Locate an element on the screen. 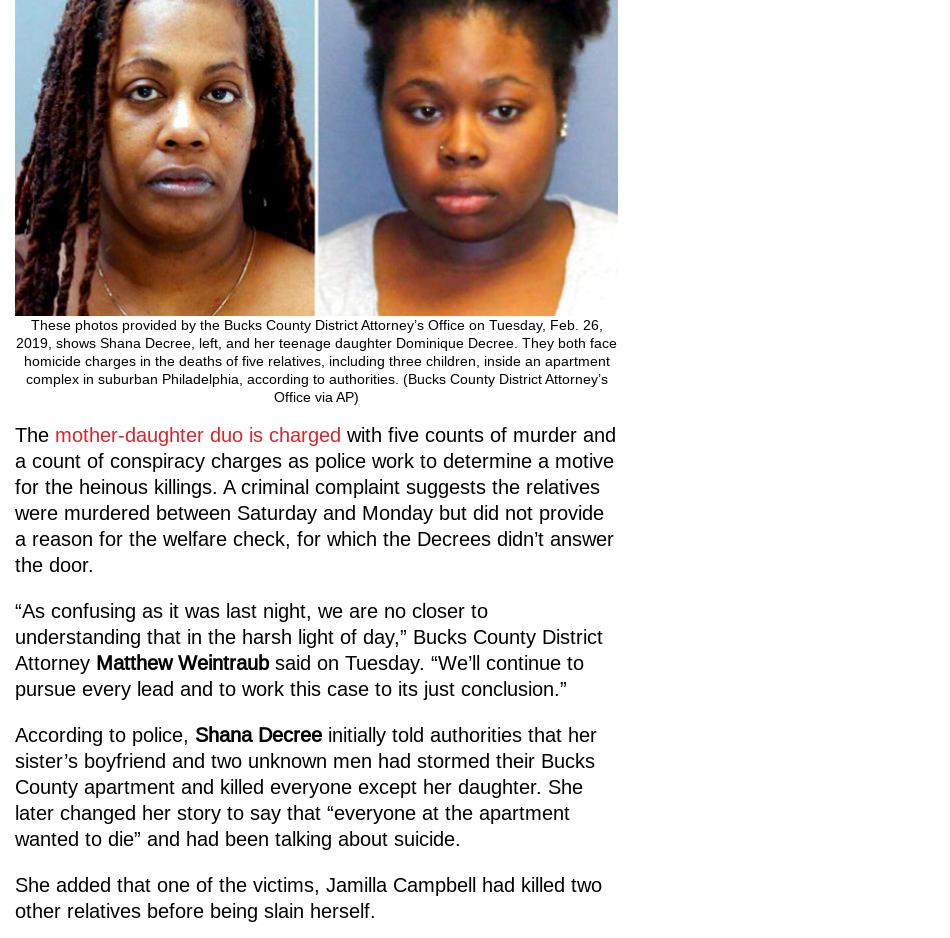 This screenshot has height=938, width=950. 'Sign Up' is located at coordinates (110, 685).